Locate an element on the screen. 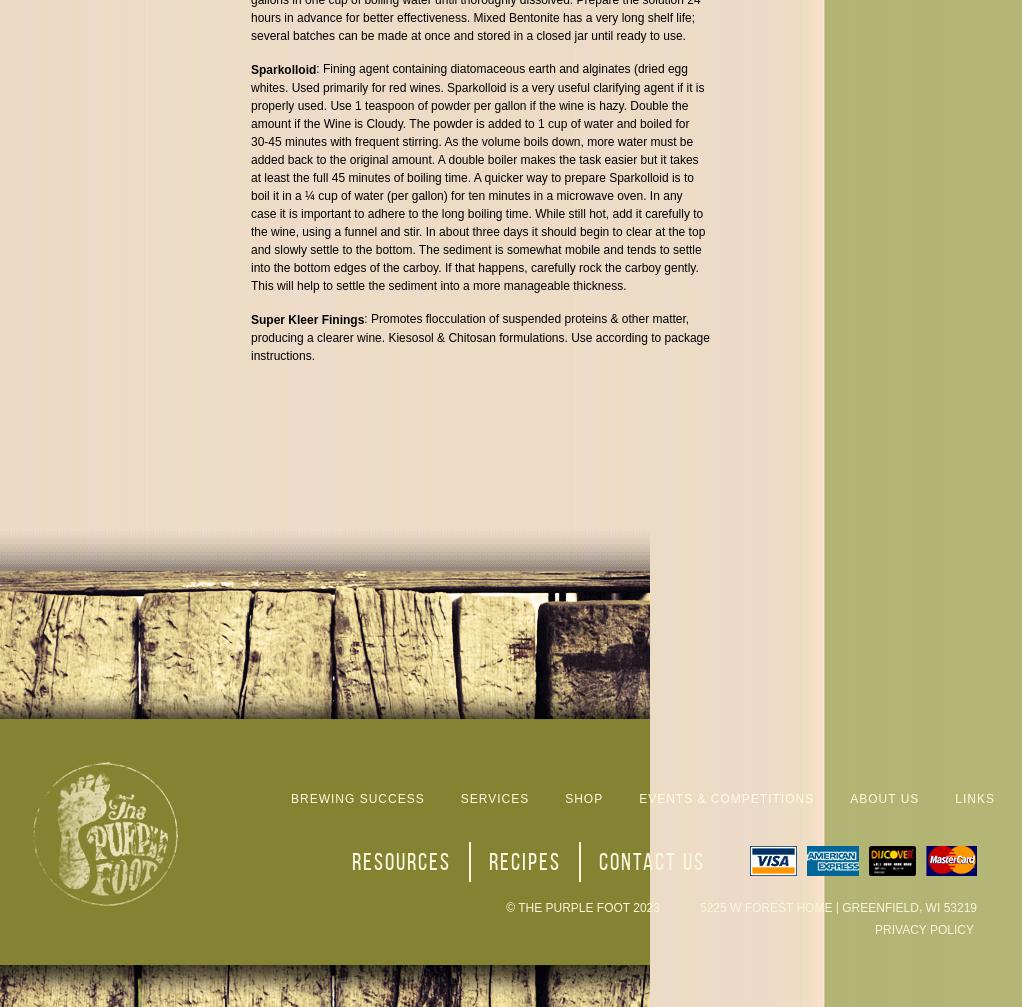 The height and width of the screenshot is (1007, 1022). 'Brewing Success' is located at coordinates (356, 797).